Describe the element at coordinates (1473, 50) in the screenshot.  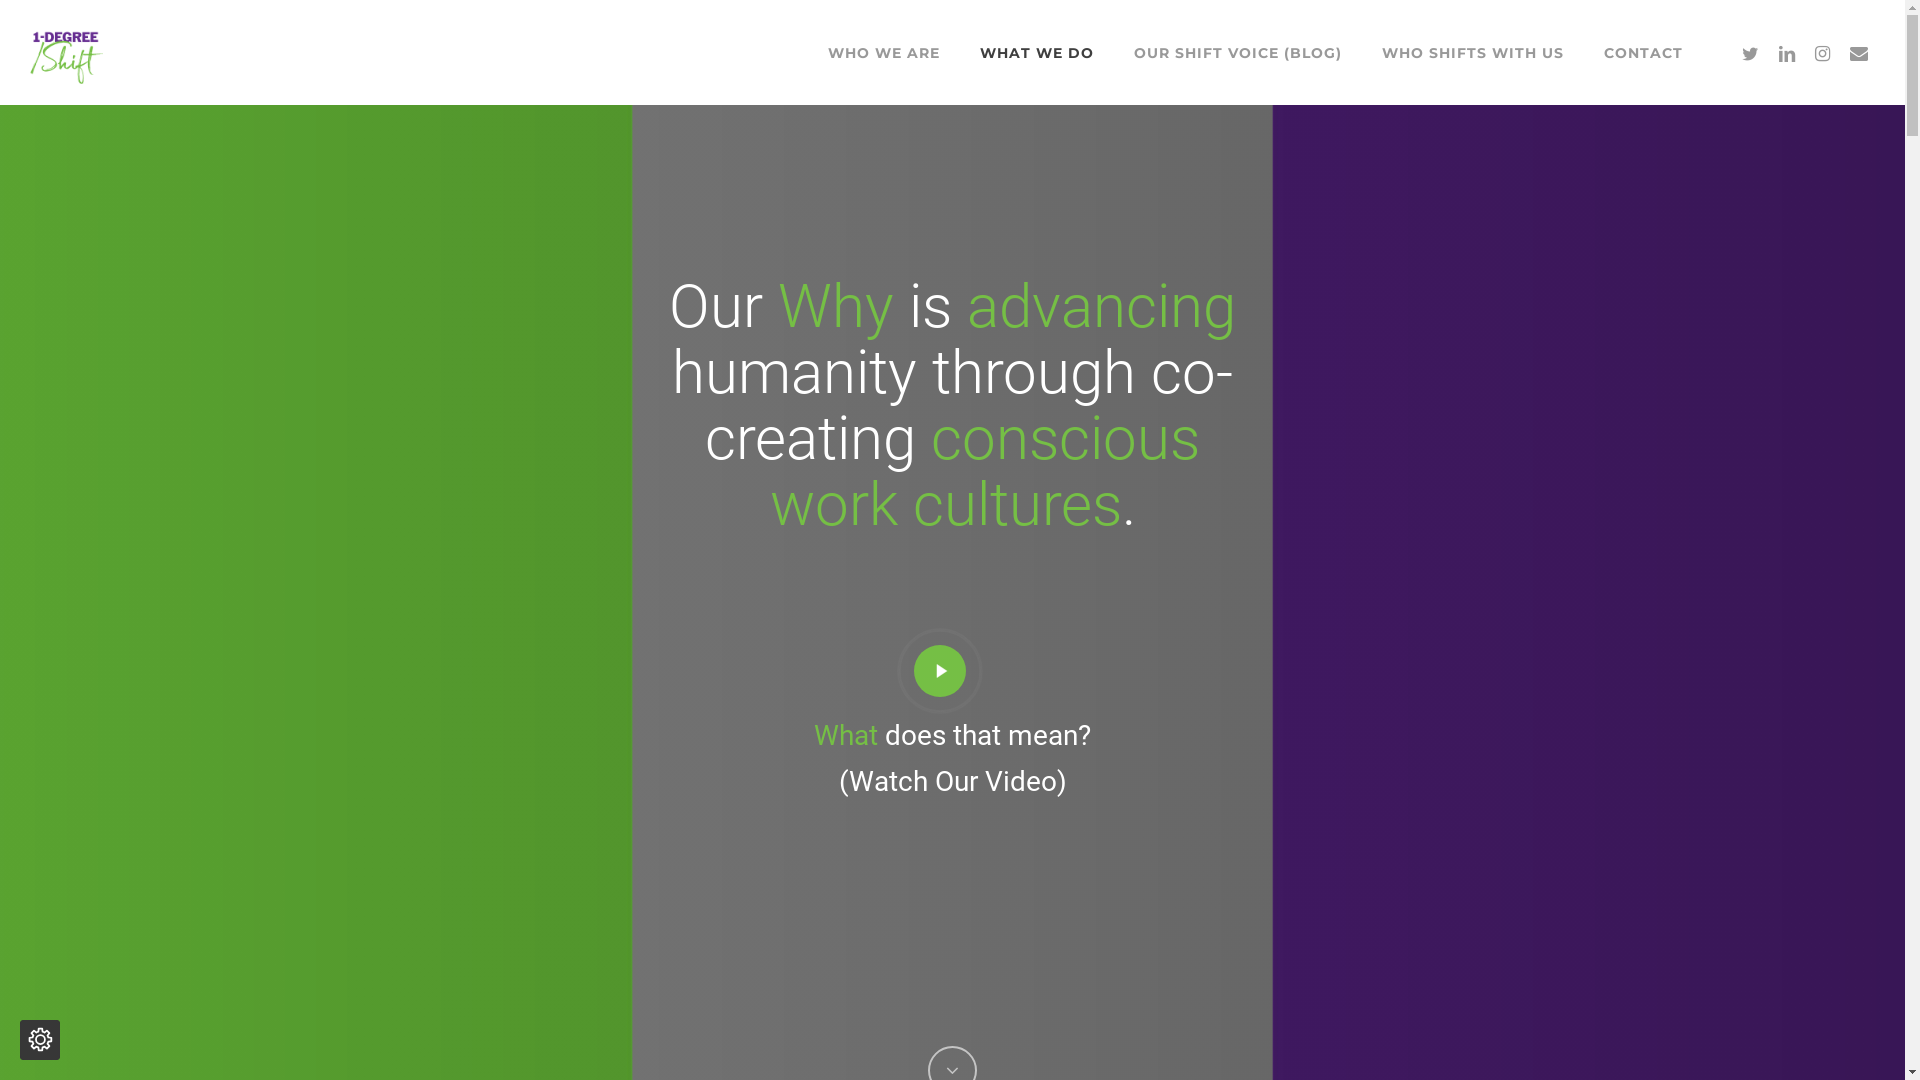
I see `'WHO SHIFTS WITH US'` at that location.